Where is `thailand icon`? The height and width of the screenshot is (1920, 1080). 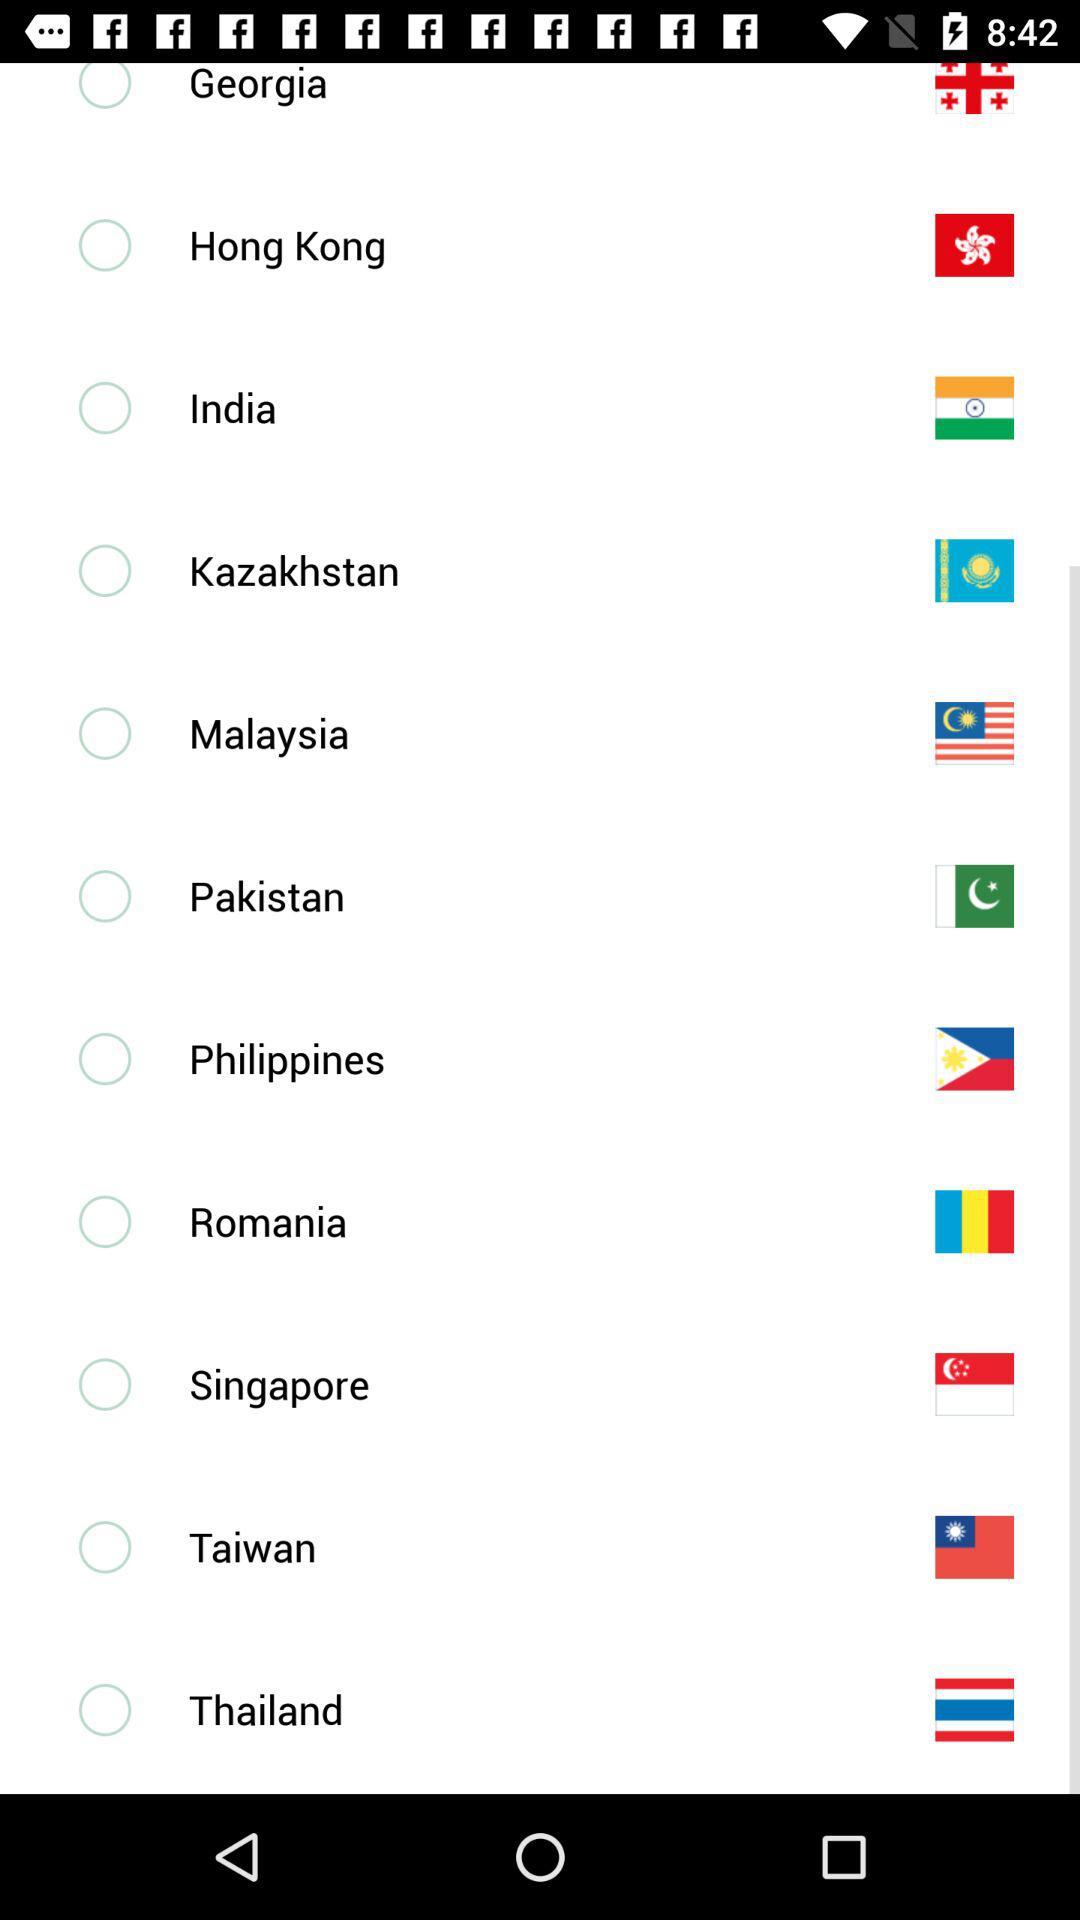 thailand icon is located at coordinates (528, 1708).